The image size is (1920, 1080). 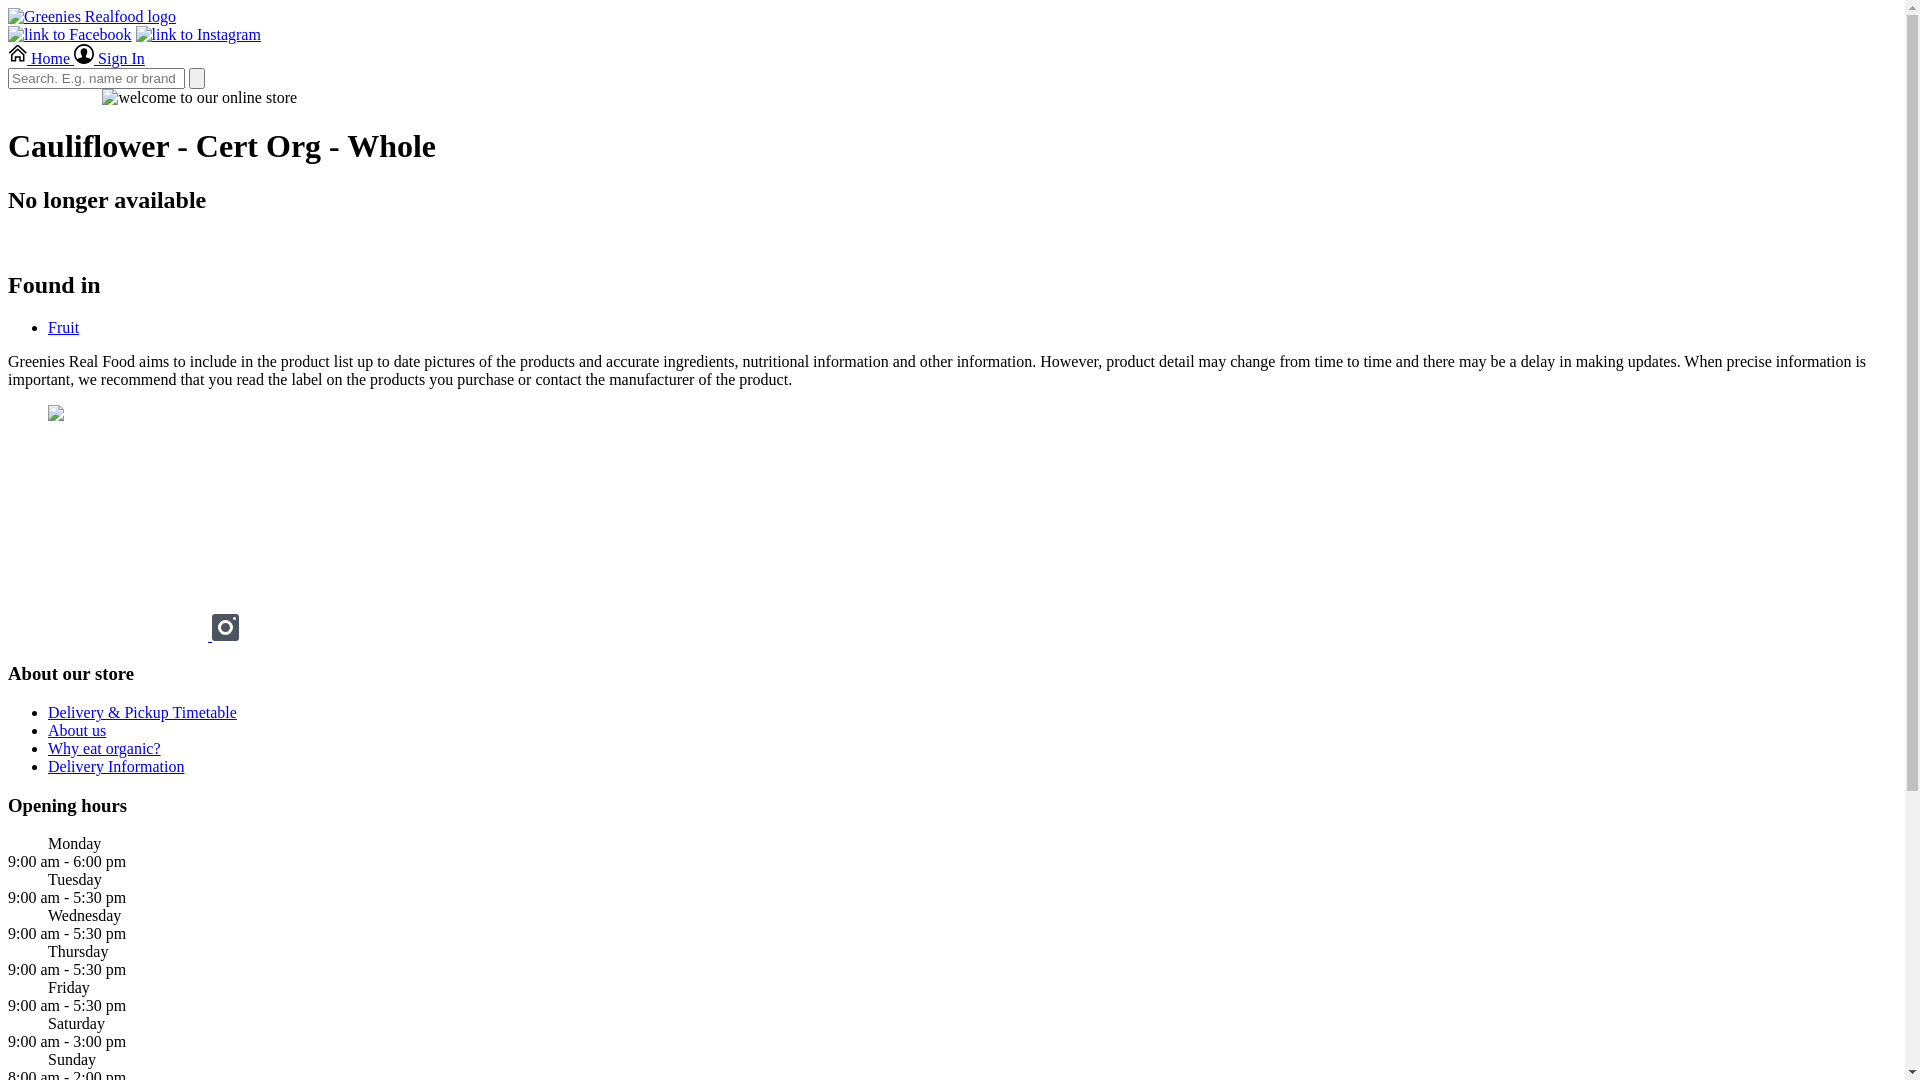 What do you see at coordinates (109, 635) in the screenshot?
I see `'Facebook'` at bounding box center [109, 635].